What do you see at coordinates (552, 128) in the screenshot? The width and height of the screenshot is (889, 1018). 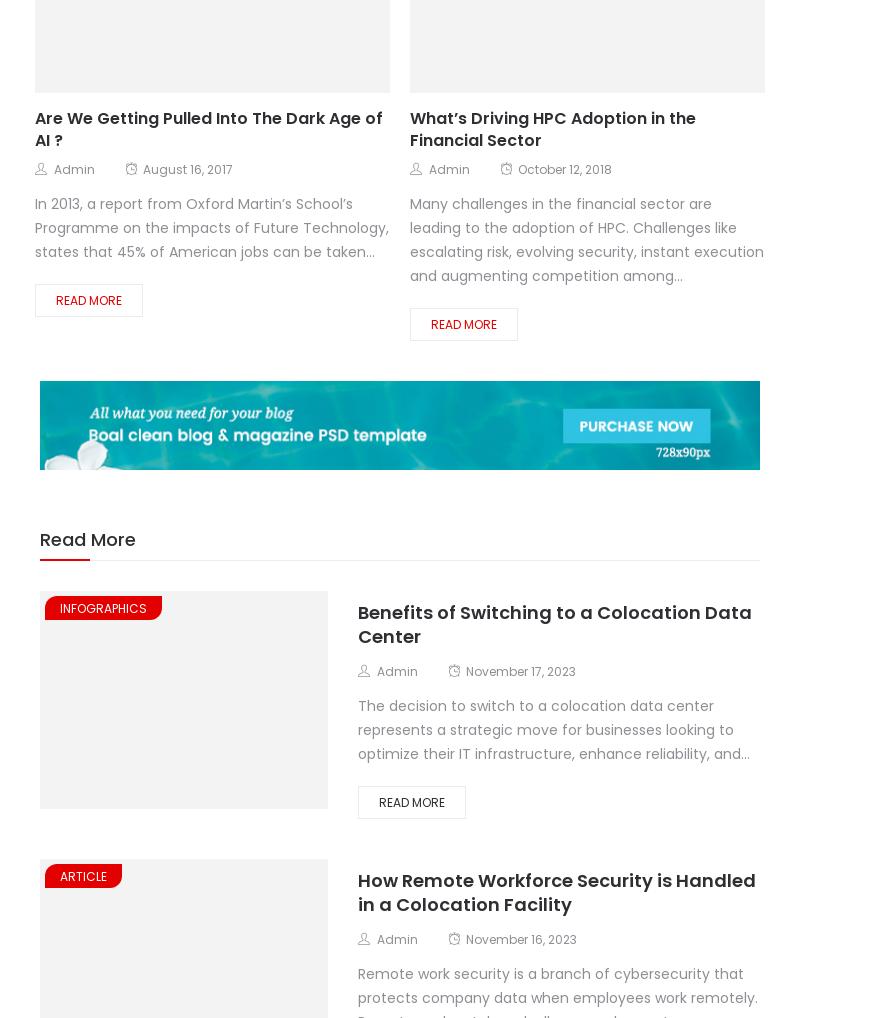 I see `'What’s Driving HPC Adoption in the Financial Sector'` at bounding box center [552, 128].